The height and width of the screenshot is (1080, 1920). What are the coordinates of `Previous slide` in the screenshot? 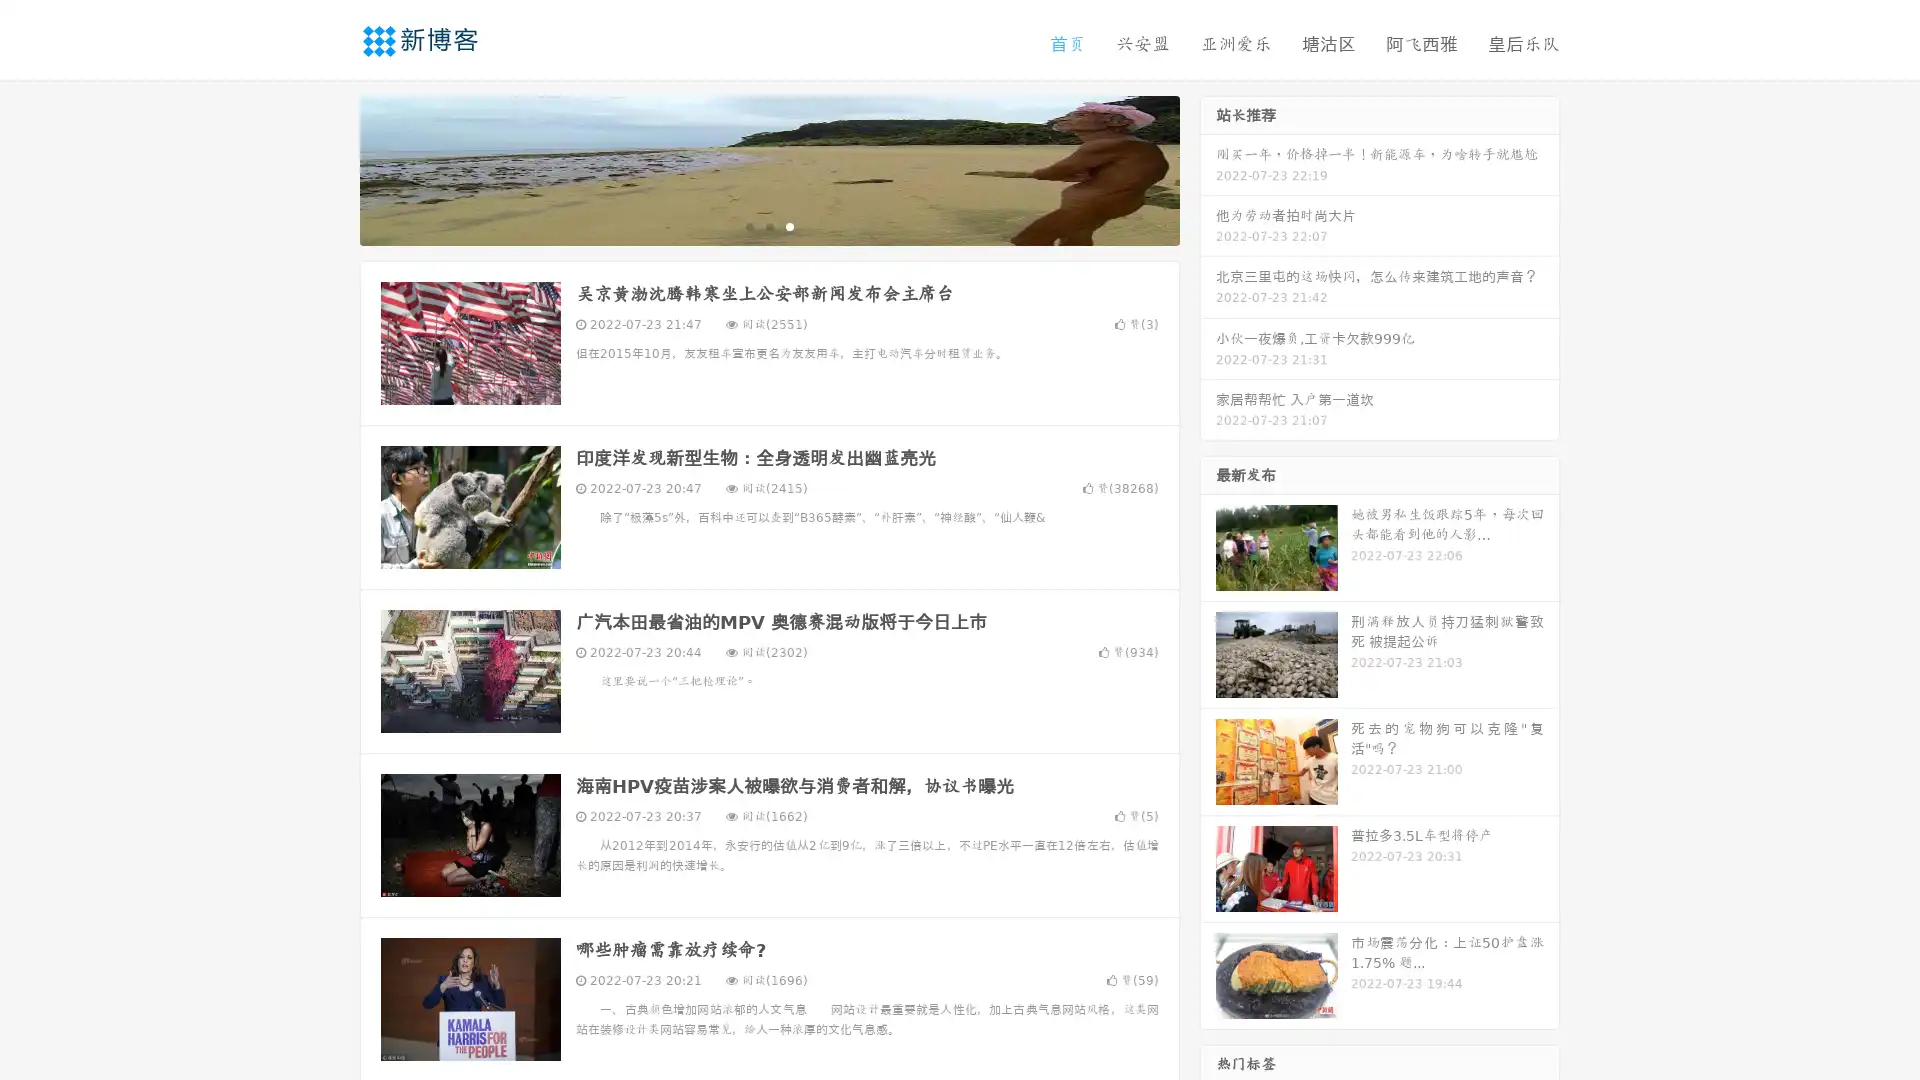 It's located at (330, 168).